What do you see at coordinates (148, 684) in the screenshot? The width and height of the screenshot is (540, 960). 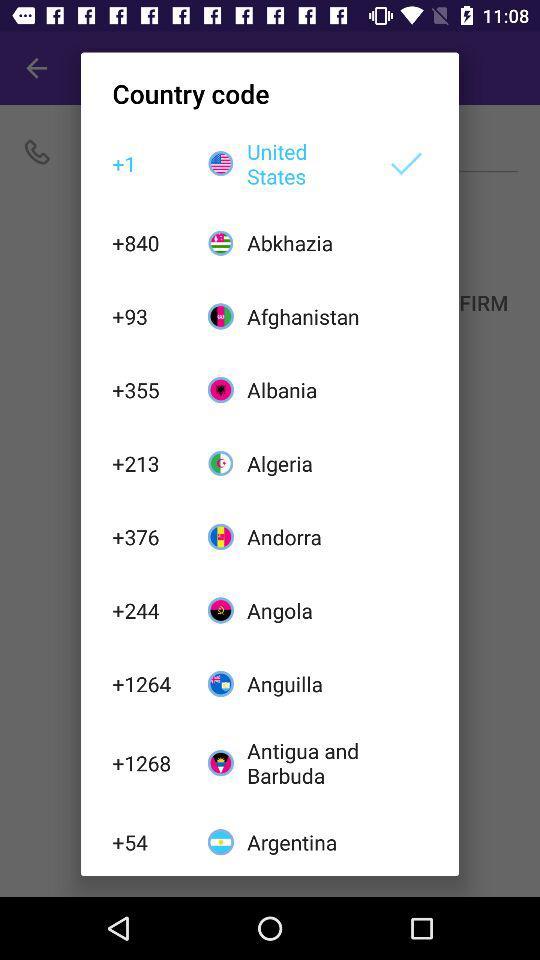 I see `the +1264` at bounding box center [148, 684].